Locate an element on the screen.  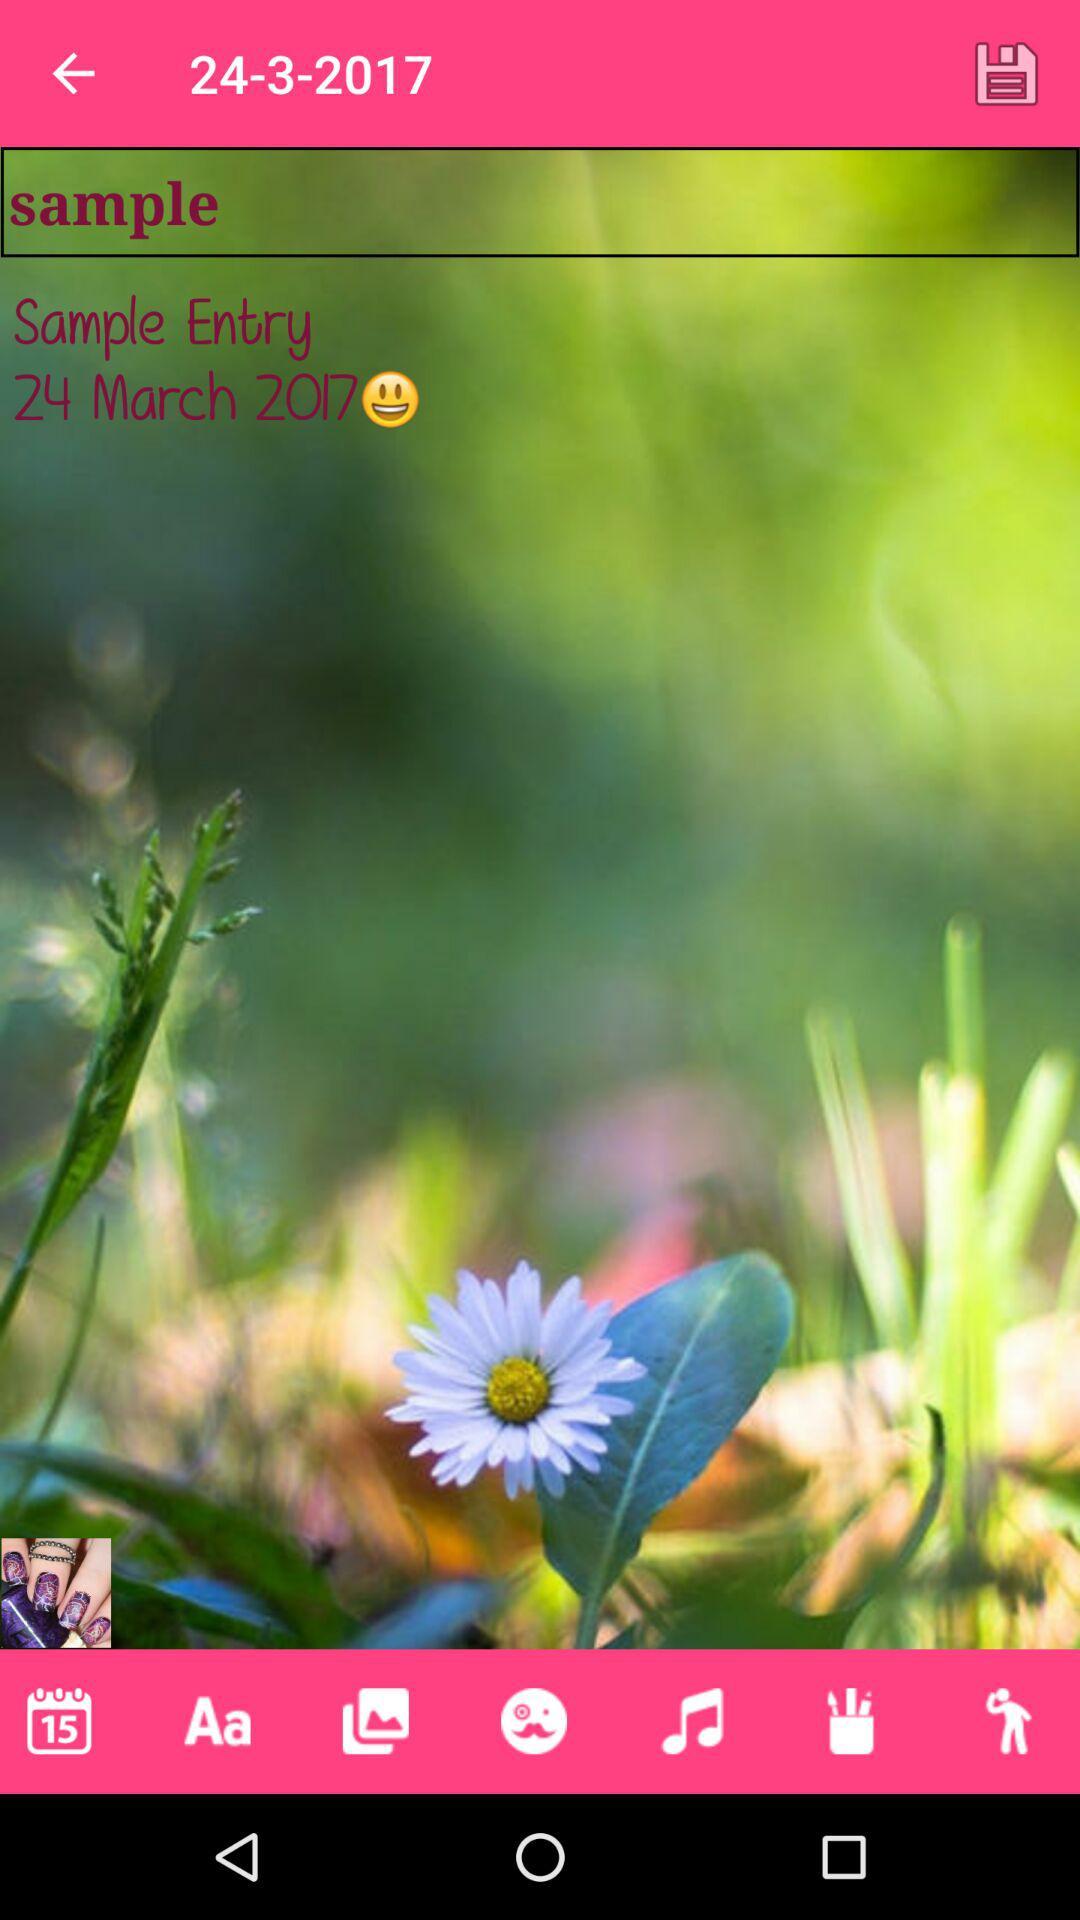
icon below the sample entry 24 is located at coordinates (691, 1720).